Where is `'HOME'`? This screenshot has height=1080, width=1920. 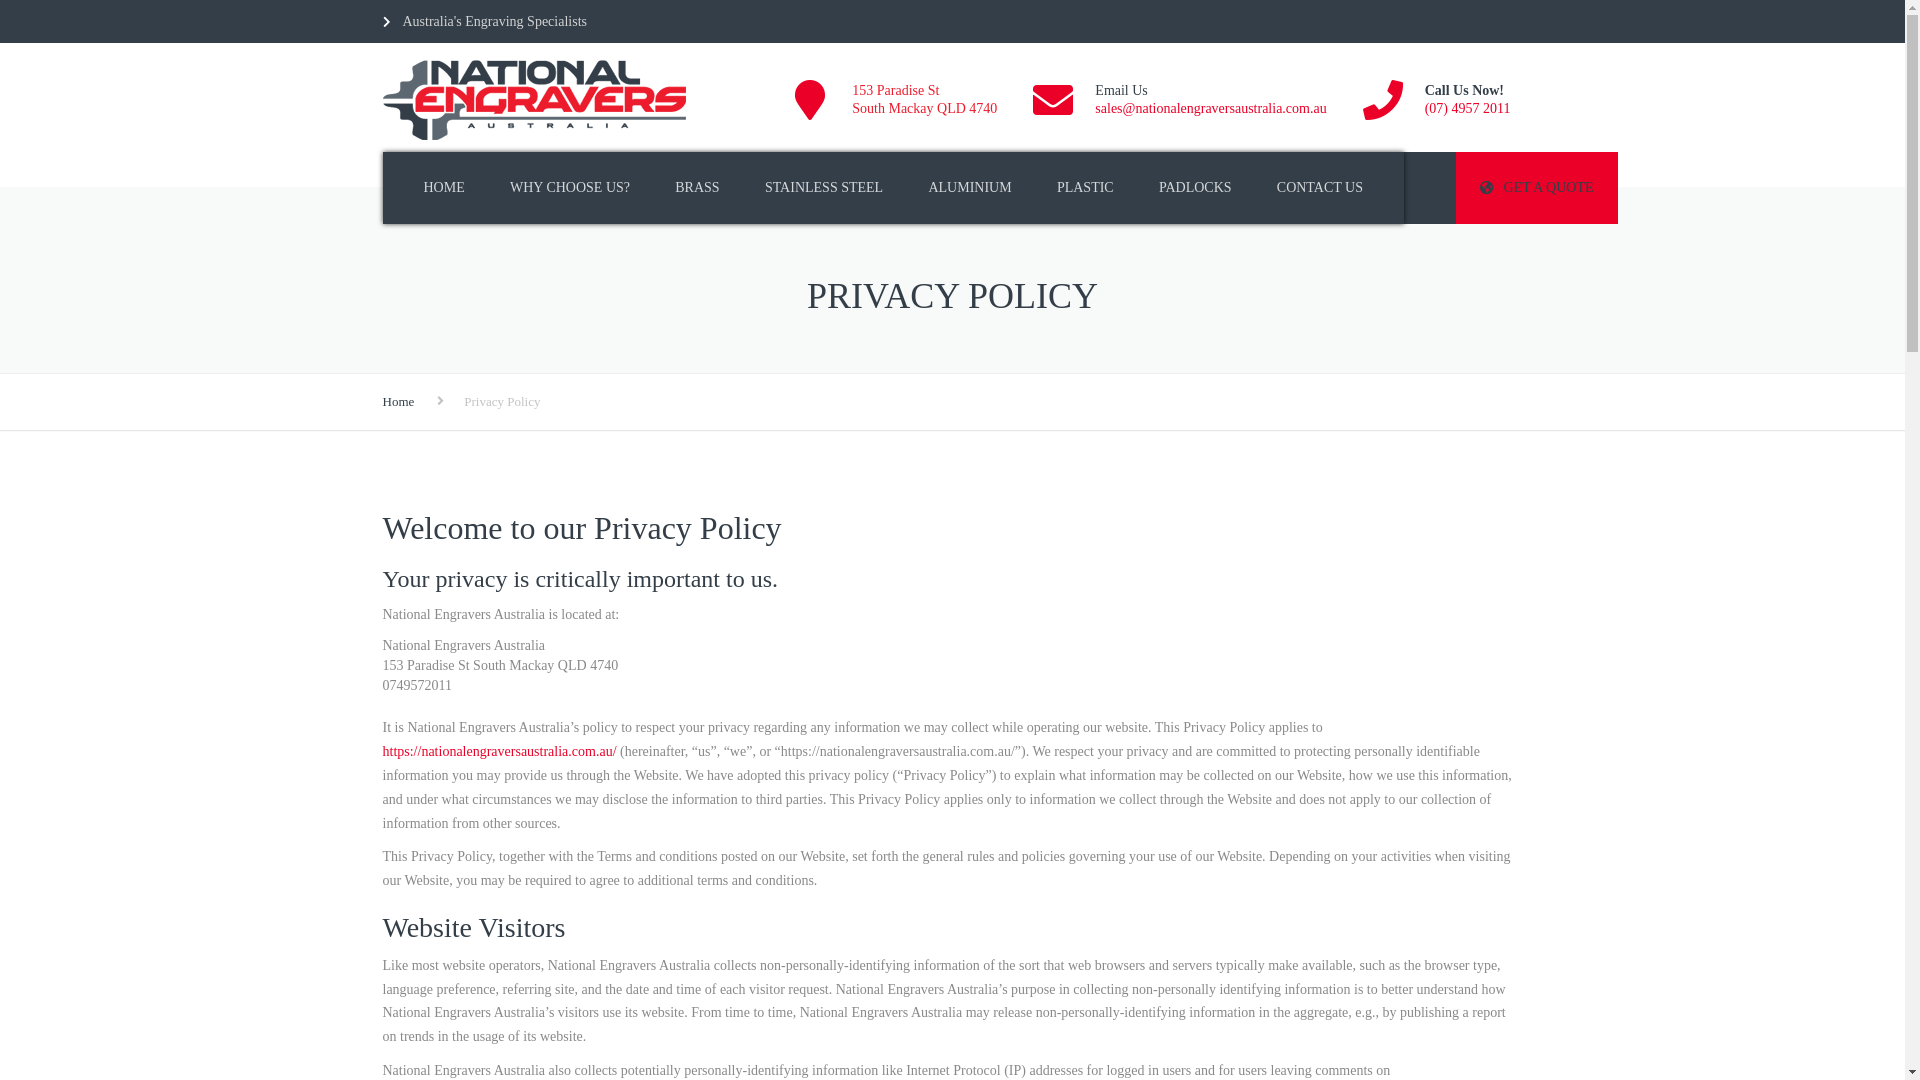
'HOME' is located at coordinates (442, 188).